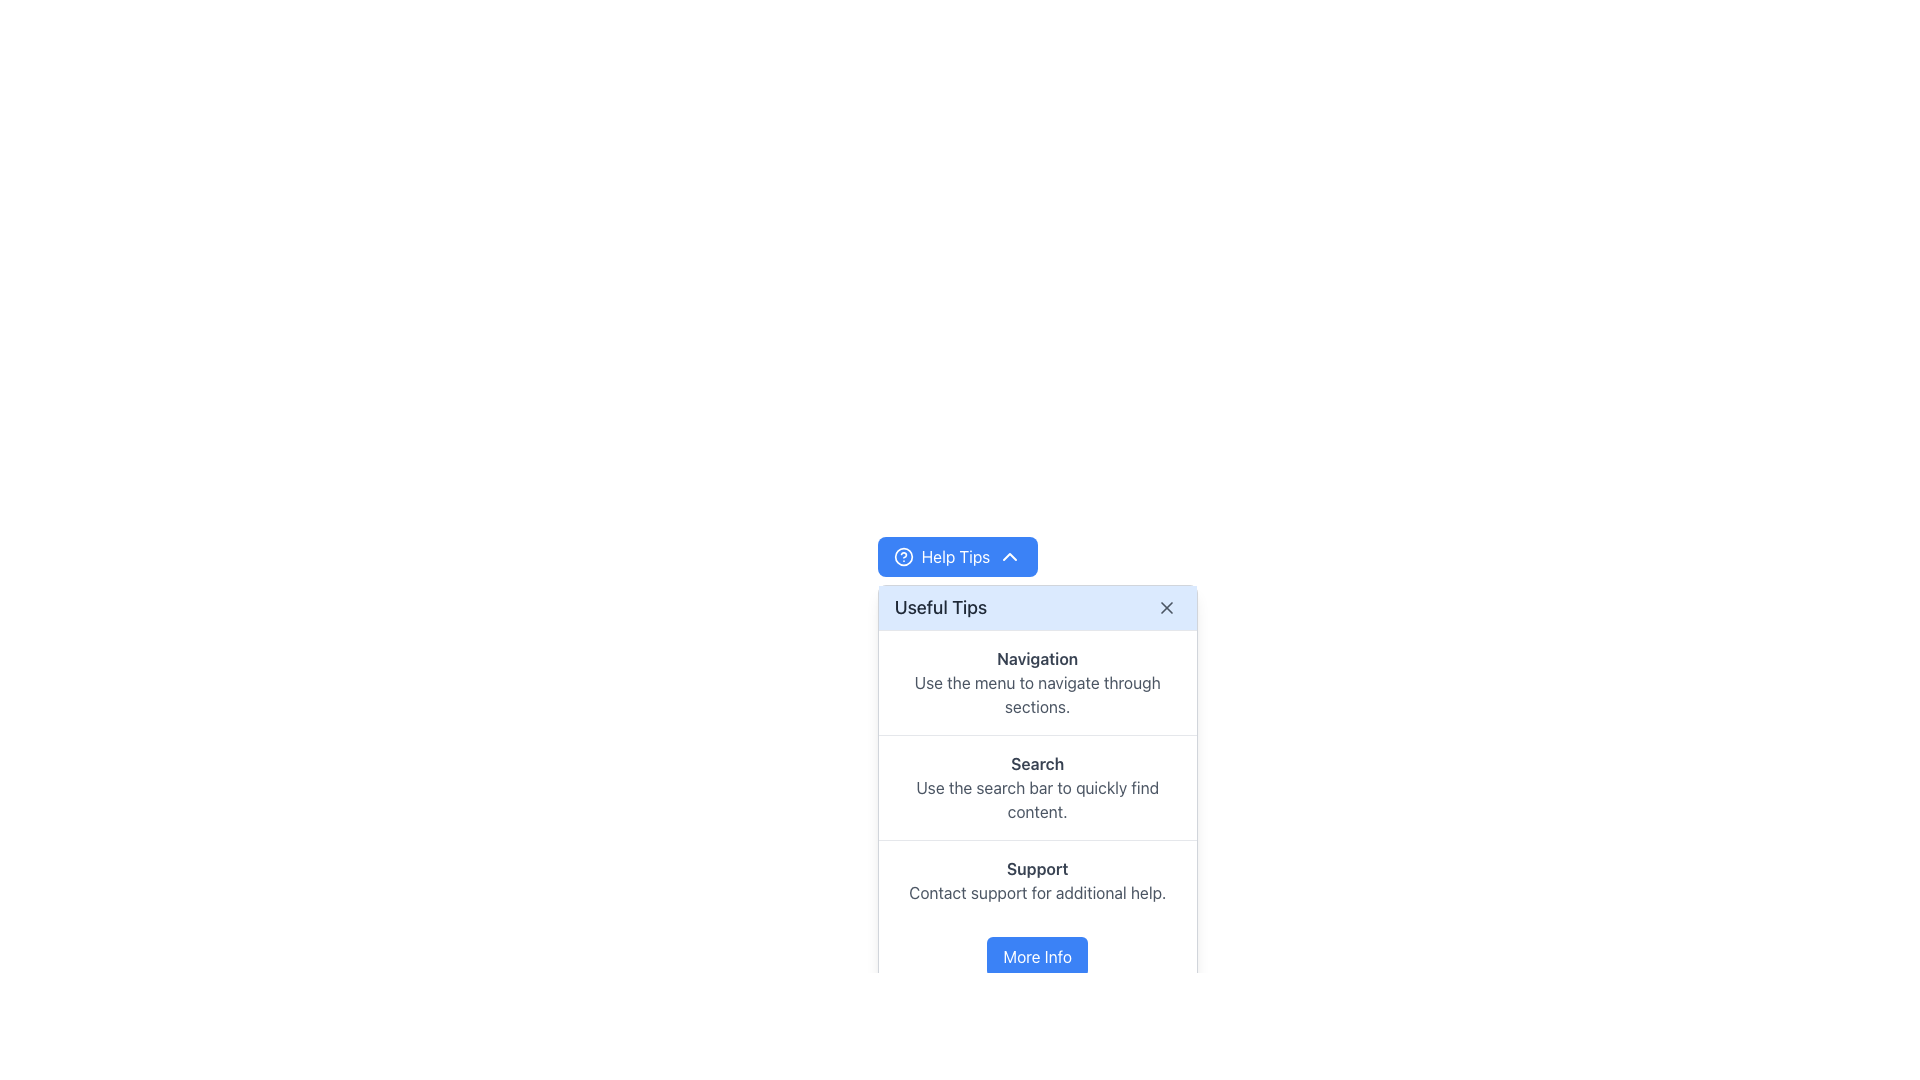 The width and height of the screenshot is (1920, 1080). What do you see at coordinates (1010, 556) in the screenshot?
I see `the expand/collapse icon located to the right of the 'Help Tips' button` at bounding box center [1010, 556].